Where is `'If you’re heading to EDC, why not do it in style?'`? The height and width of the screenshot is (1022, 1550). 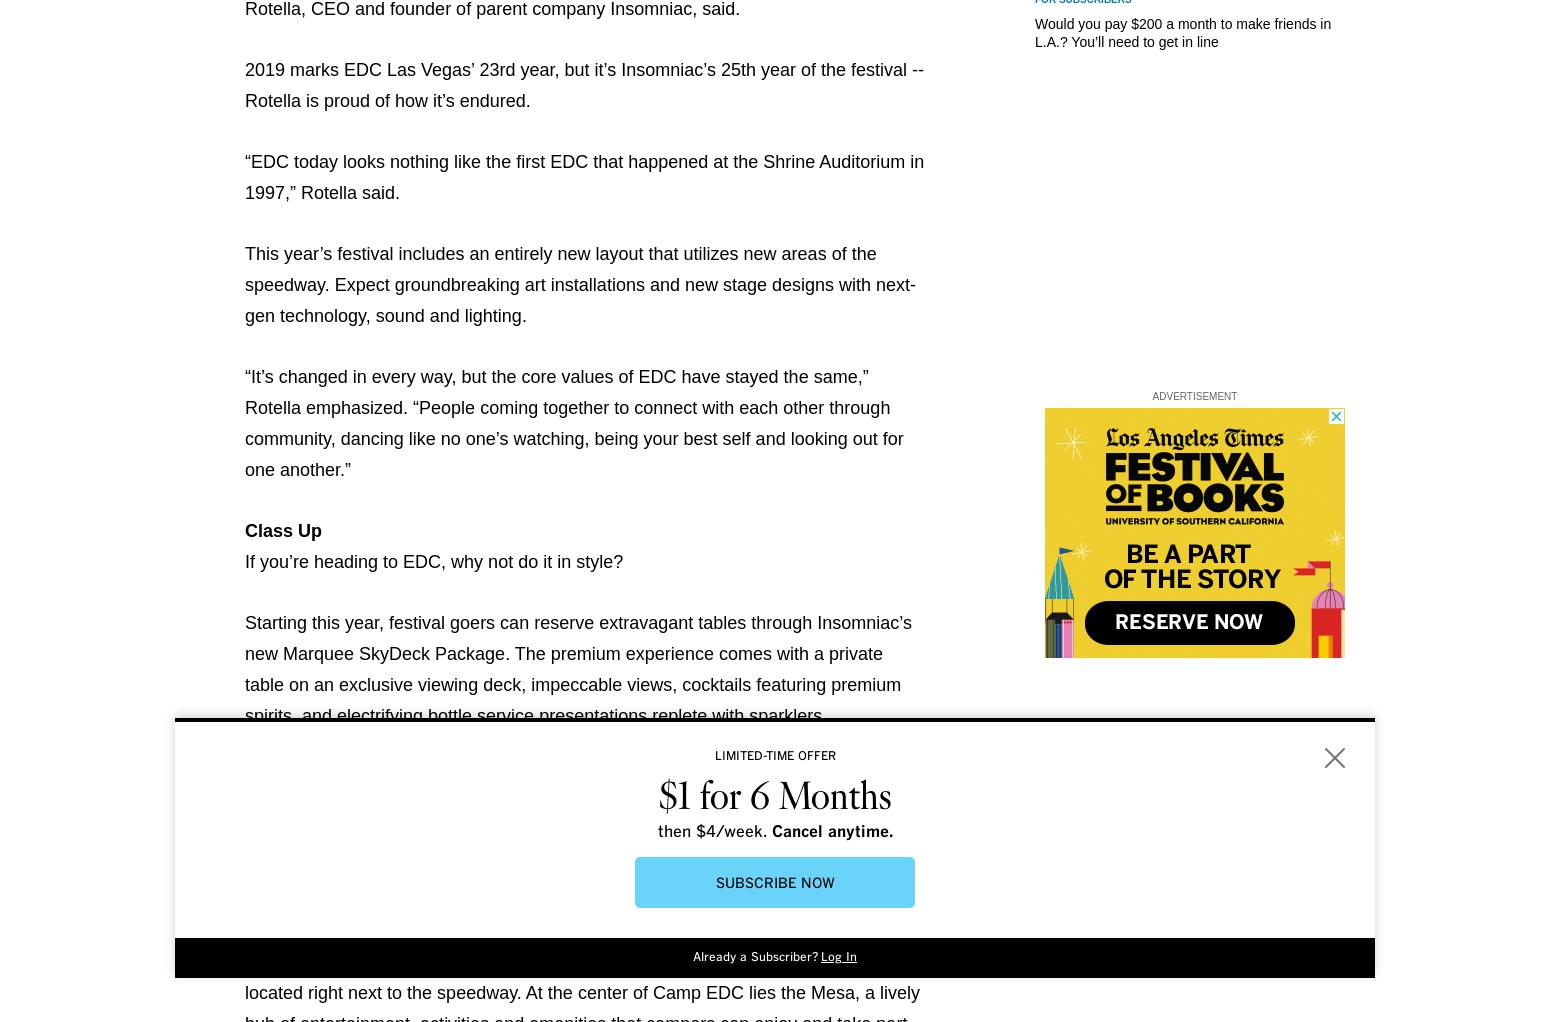 'If you’re heading to EDC, why not do it in style?' is located at coordinates (434, 561).